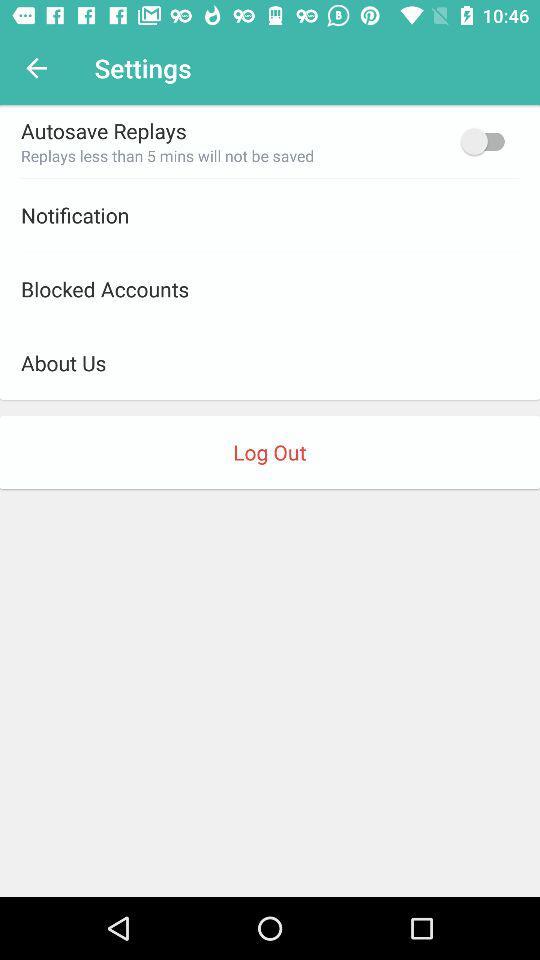  What do you see at coordinates (486, 140) in the screenshot?
I see `autosave` at bounding box center [486, 140].